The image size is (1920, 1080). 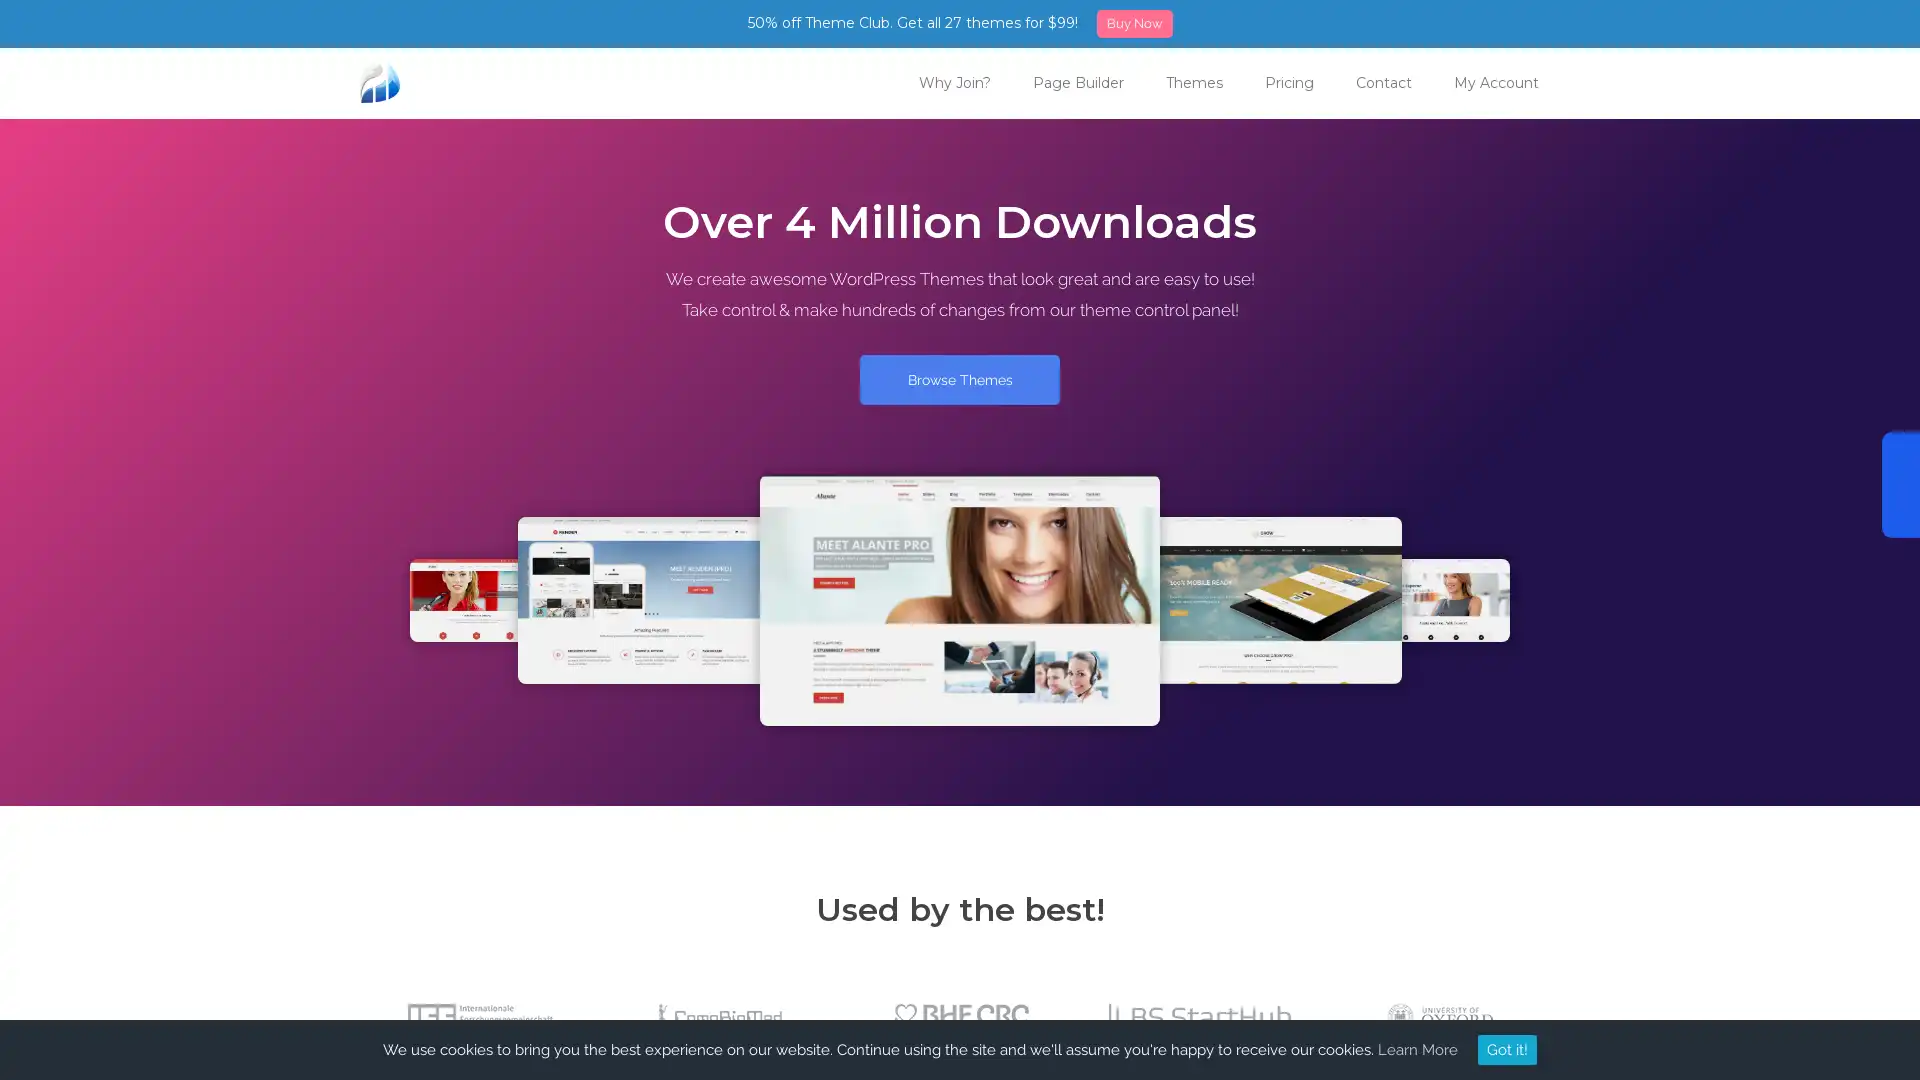 I want to click on Buy Now, so click(x=1133, y=23).